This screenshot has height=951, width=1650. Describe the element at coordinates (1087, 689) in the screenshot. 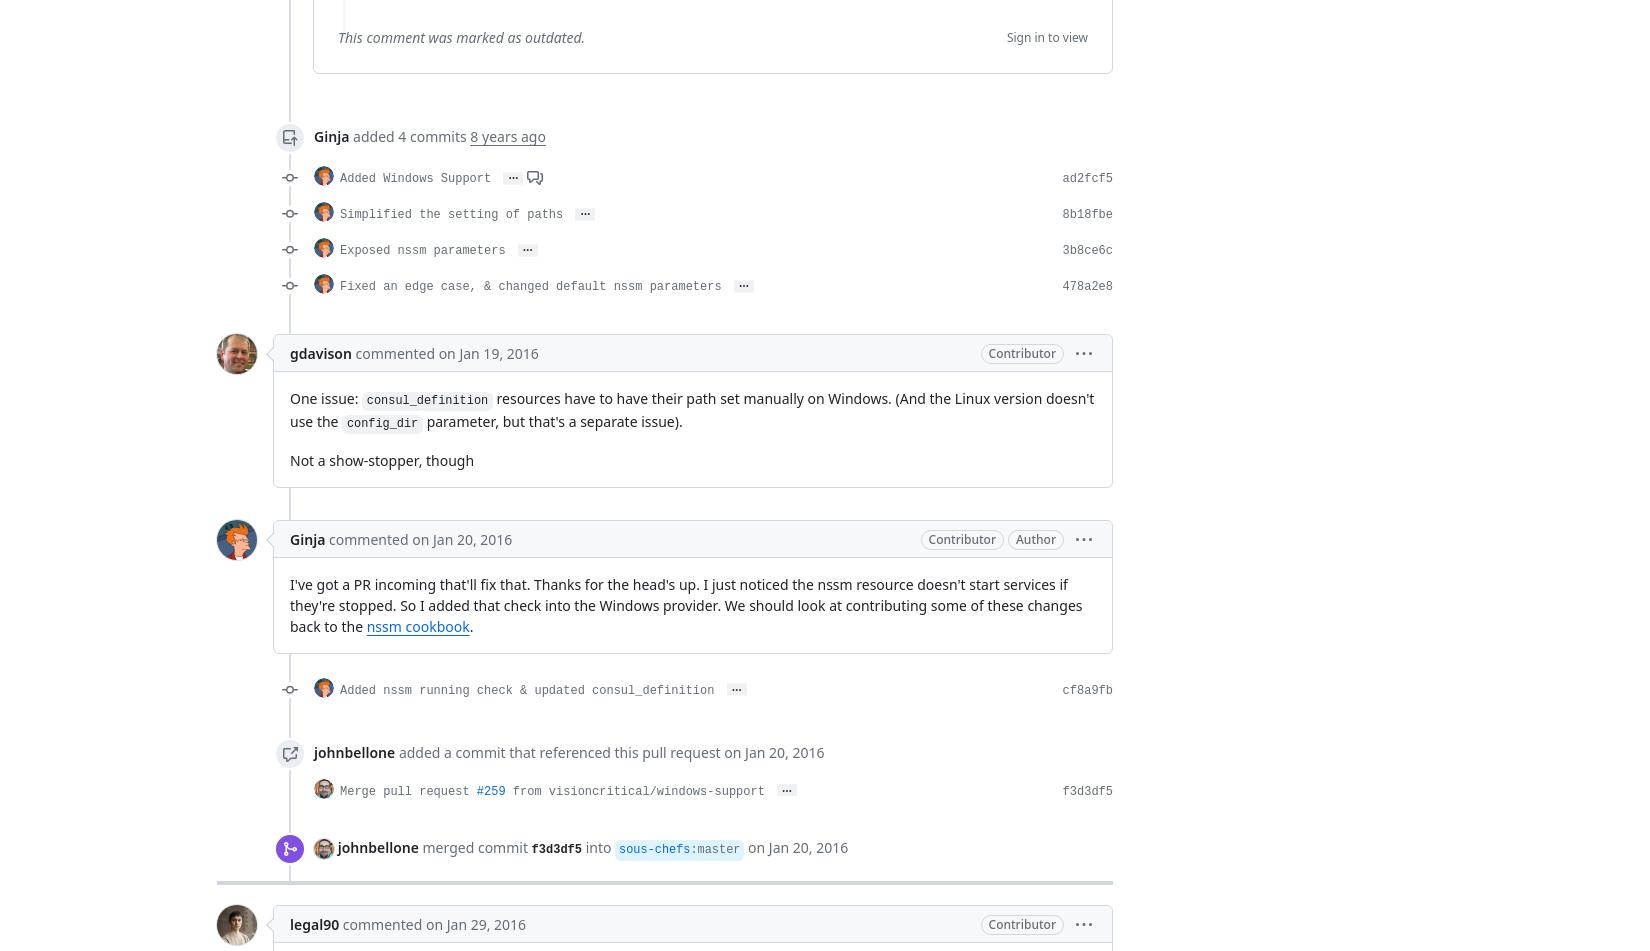

I see `'cf8a9fb'` at that location.